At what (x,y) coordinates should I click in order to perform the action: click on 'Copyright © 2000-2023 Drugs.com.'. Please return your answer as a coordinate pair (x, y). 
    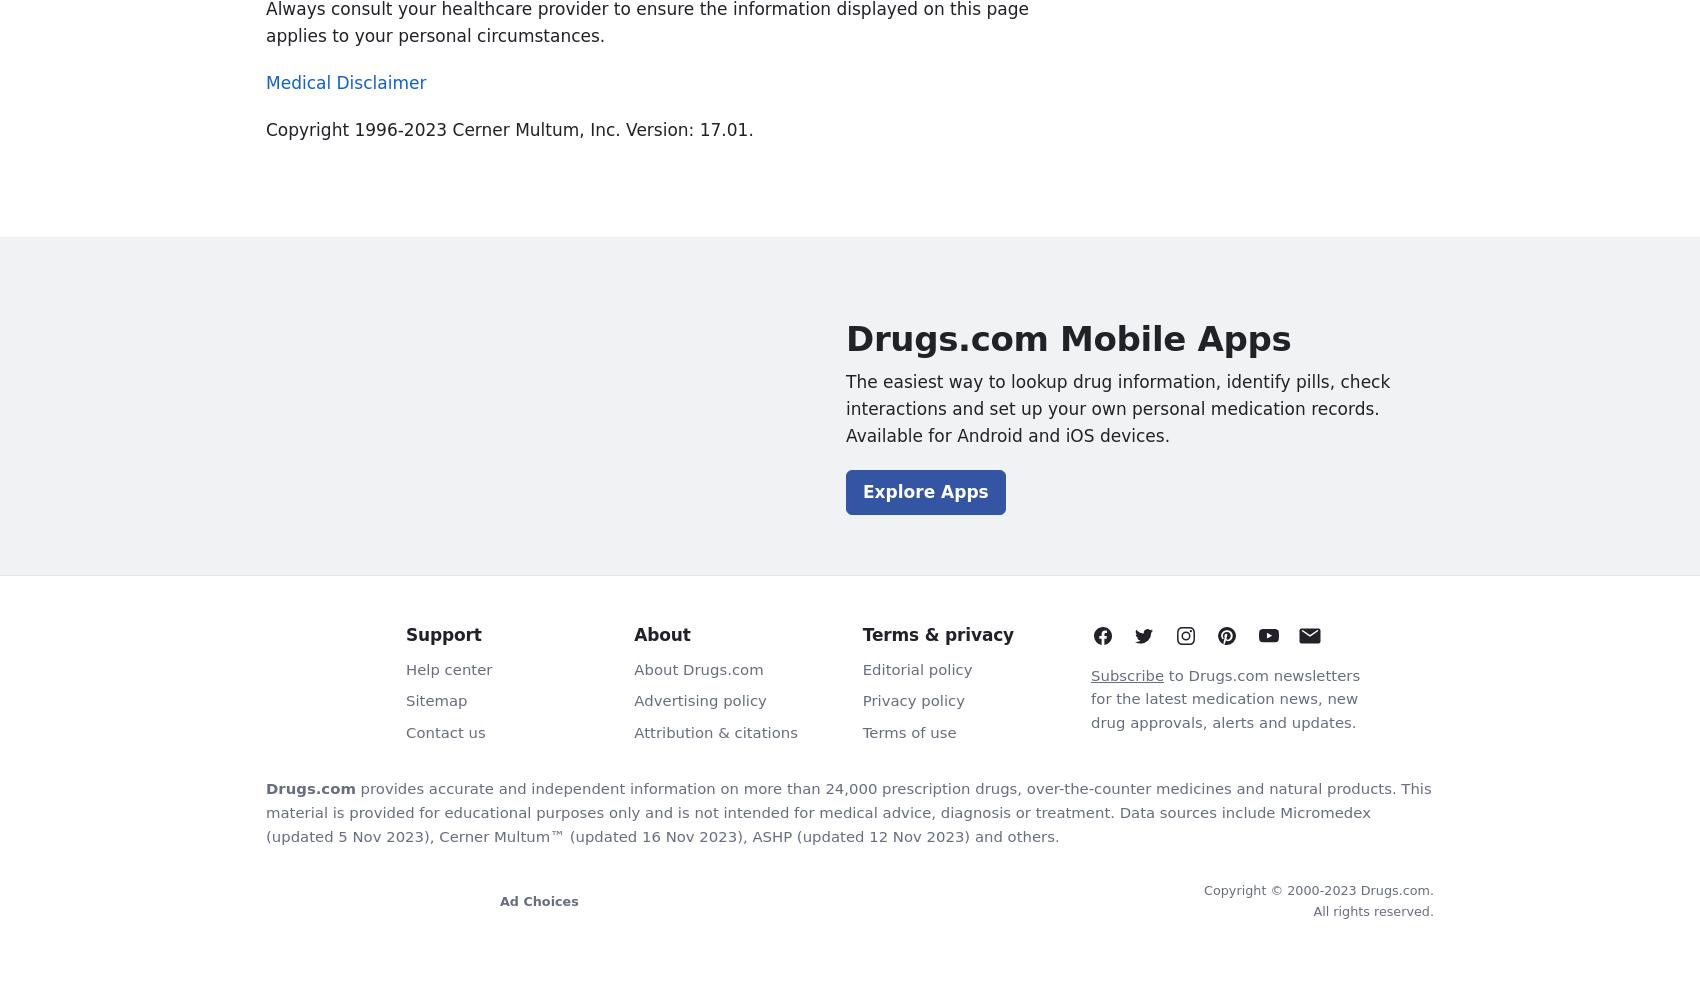
    Looking at the image, I should click on (1319, 889).